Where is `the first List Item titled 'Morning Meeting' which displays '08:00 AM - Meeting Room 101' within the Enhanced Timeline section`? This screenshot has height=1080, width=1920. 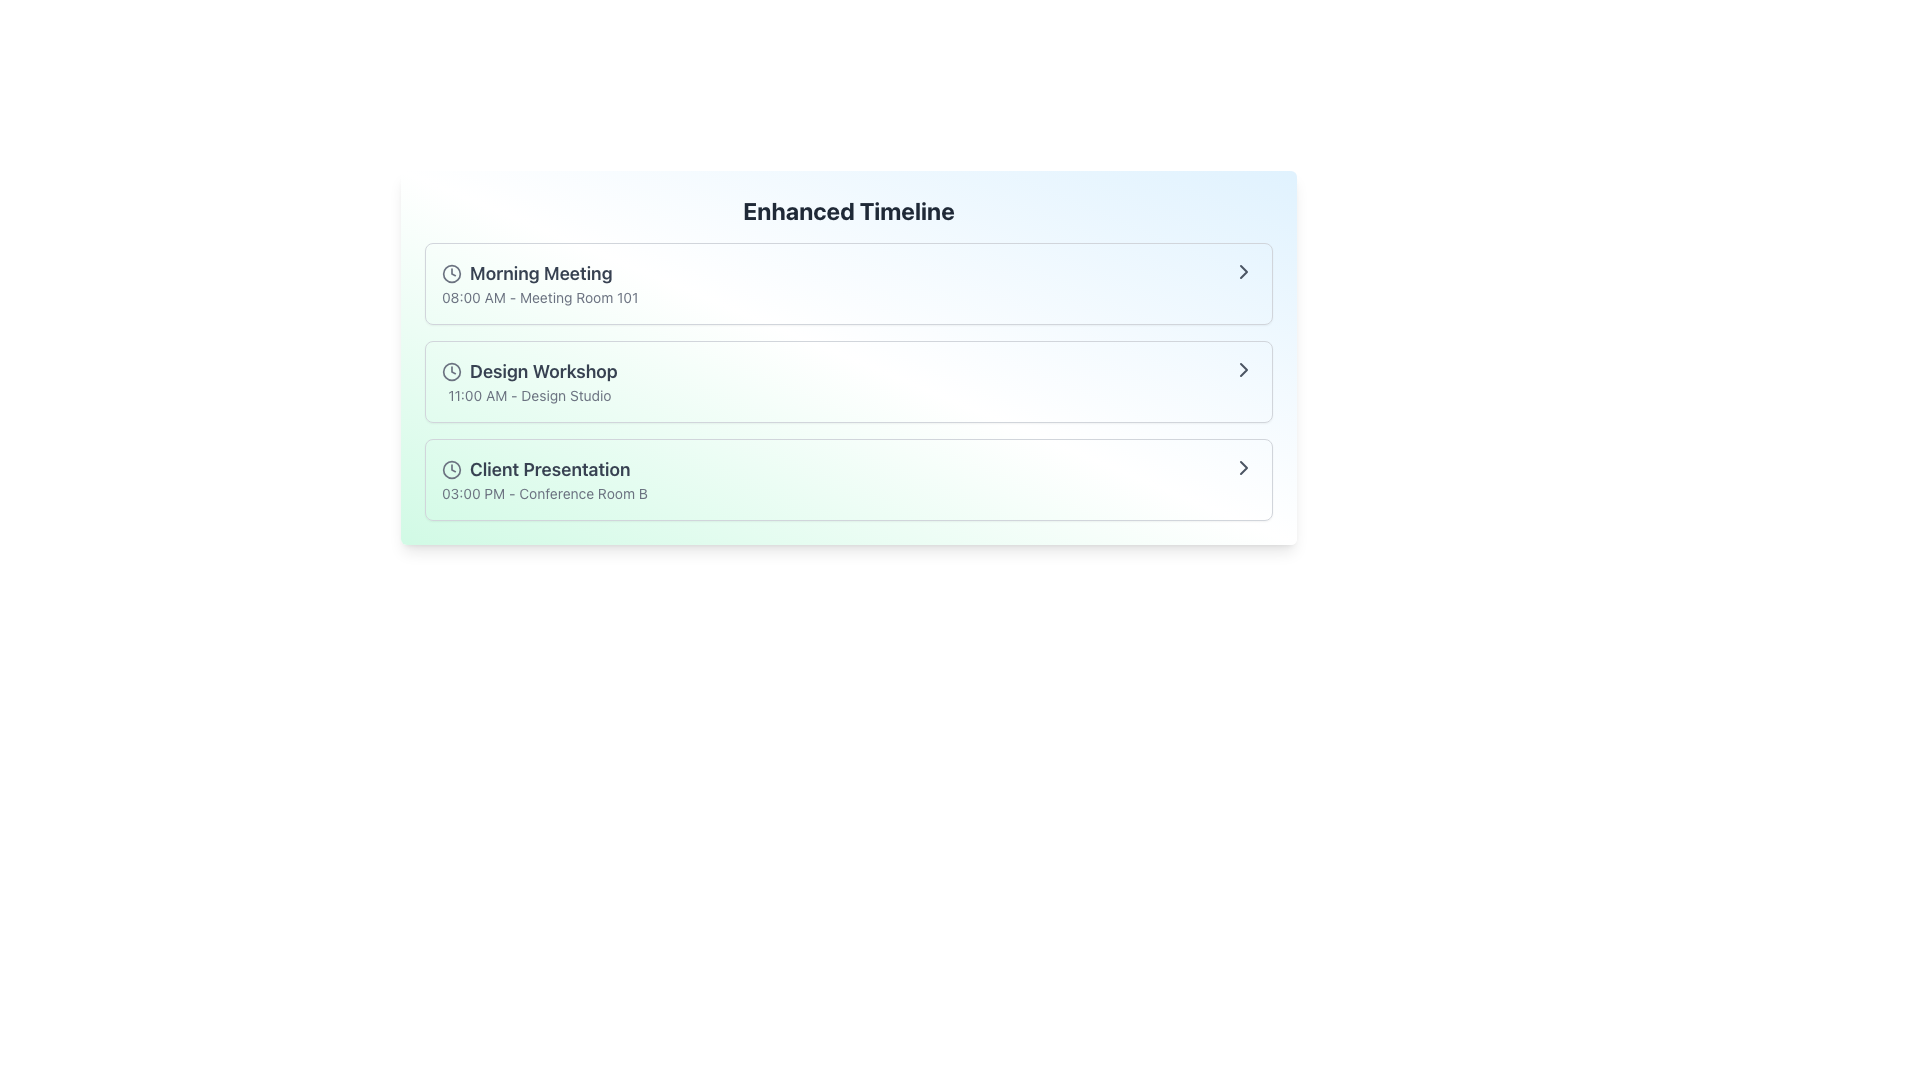
the first List Item titled 'Morning Meeting' which displays '08:00 AM - Meeting Room 101' within the Enhanced Timeline section is located at coordinates (849, 284).